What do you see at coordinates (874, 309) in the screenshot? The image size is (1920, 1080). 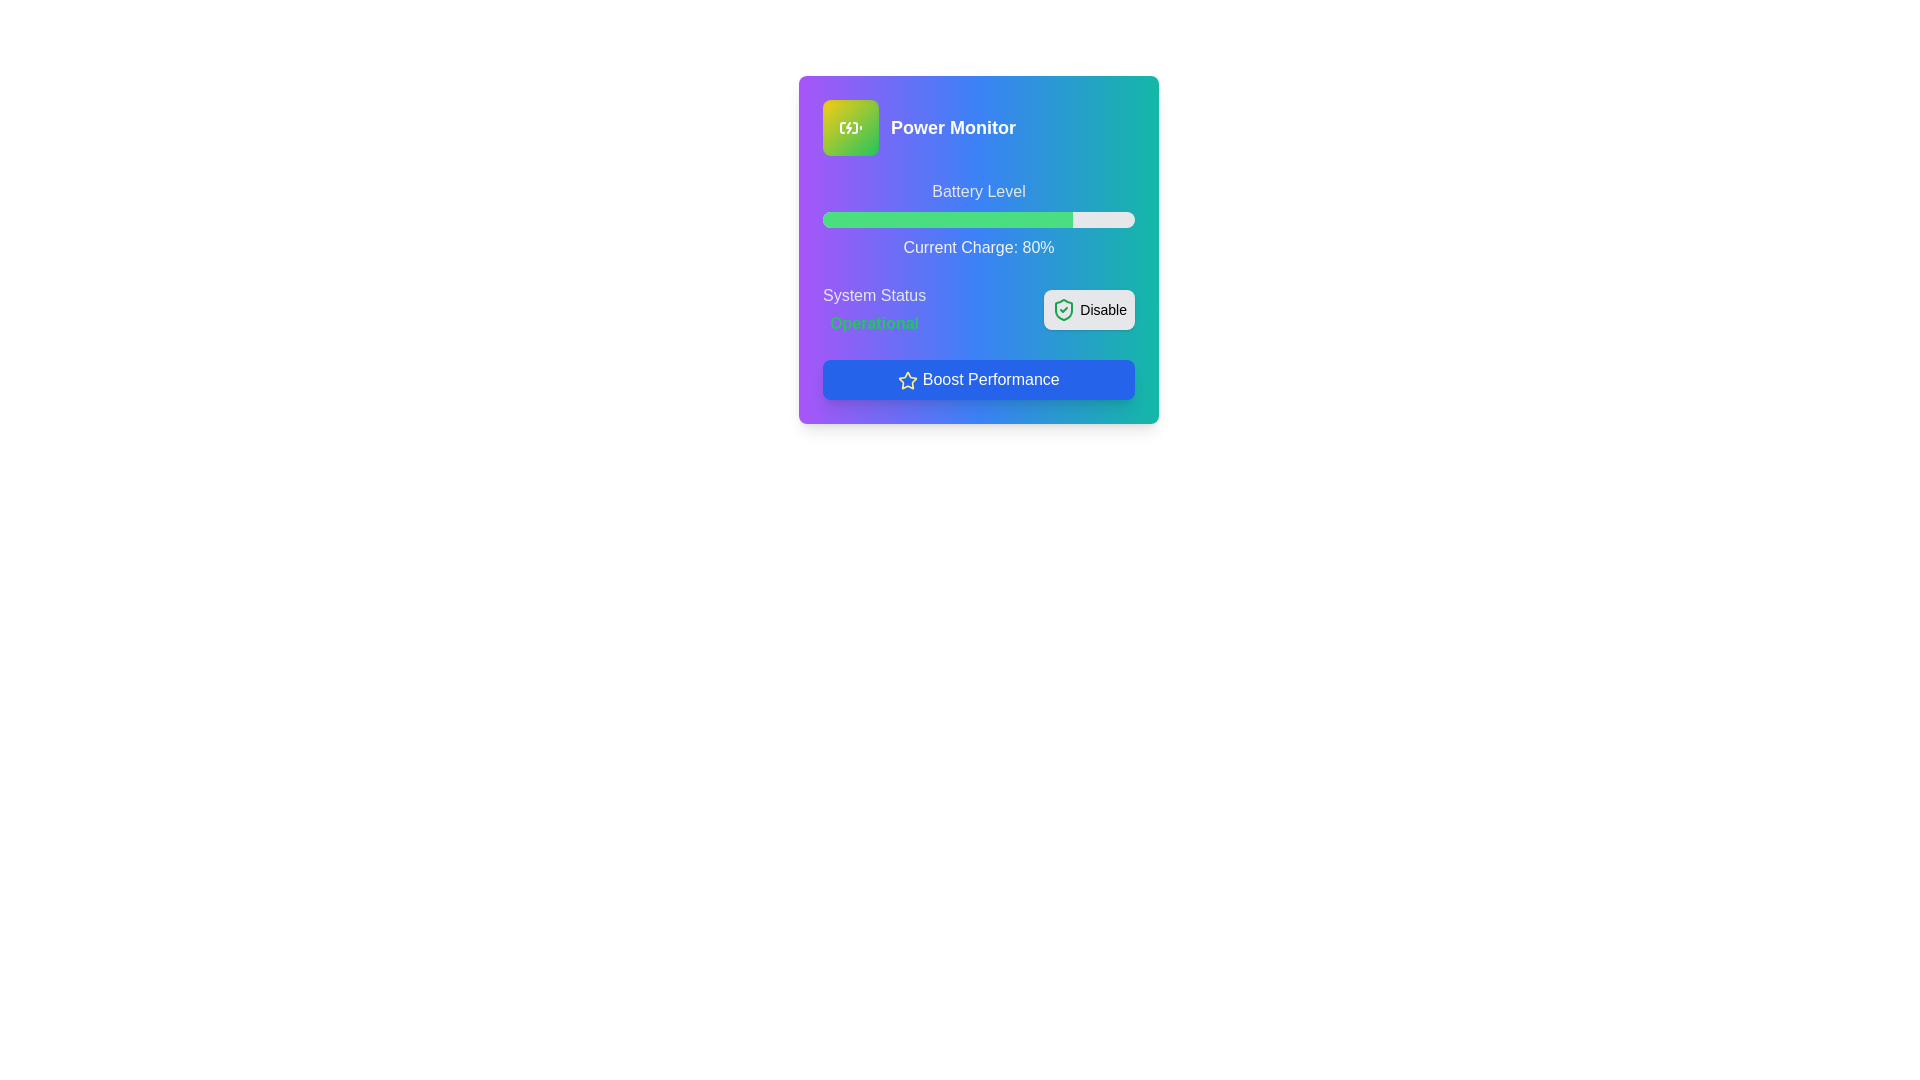 I see `the status indicator text that shows 'Operational', located below the 'Current Charge: 80%' label and to the left of the 'Disable' button` at bounding box center [874, 309].